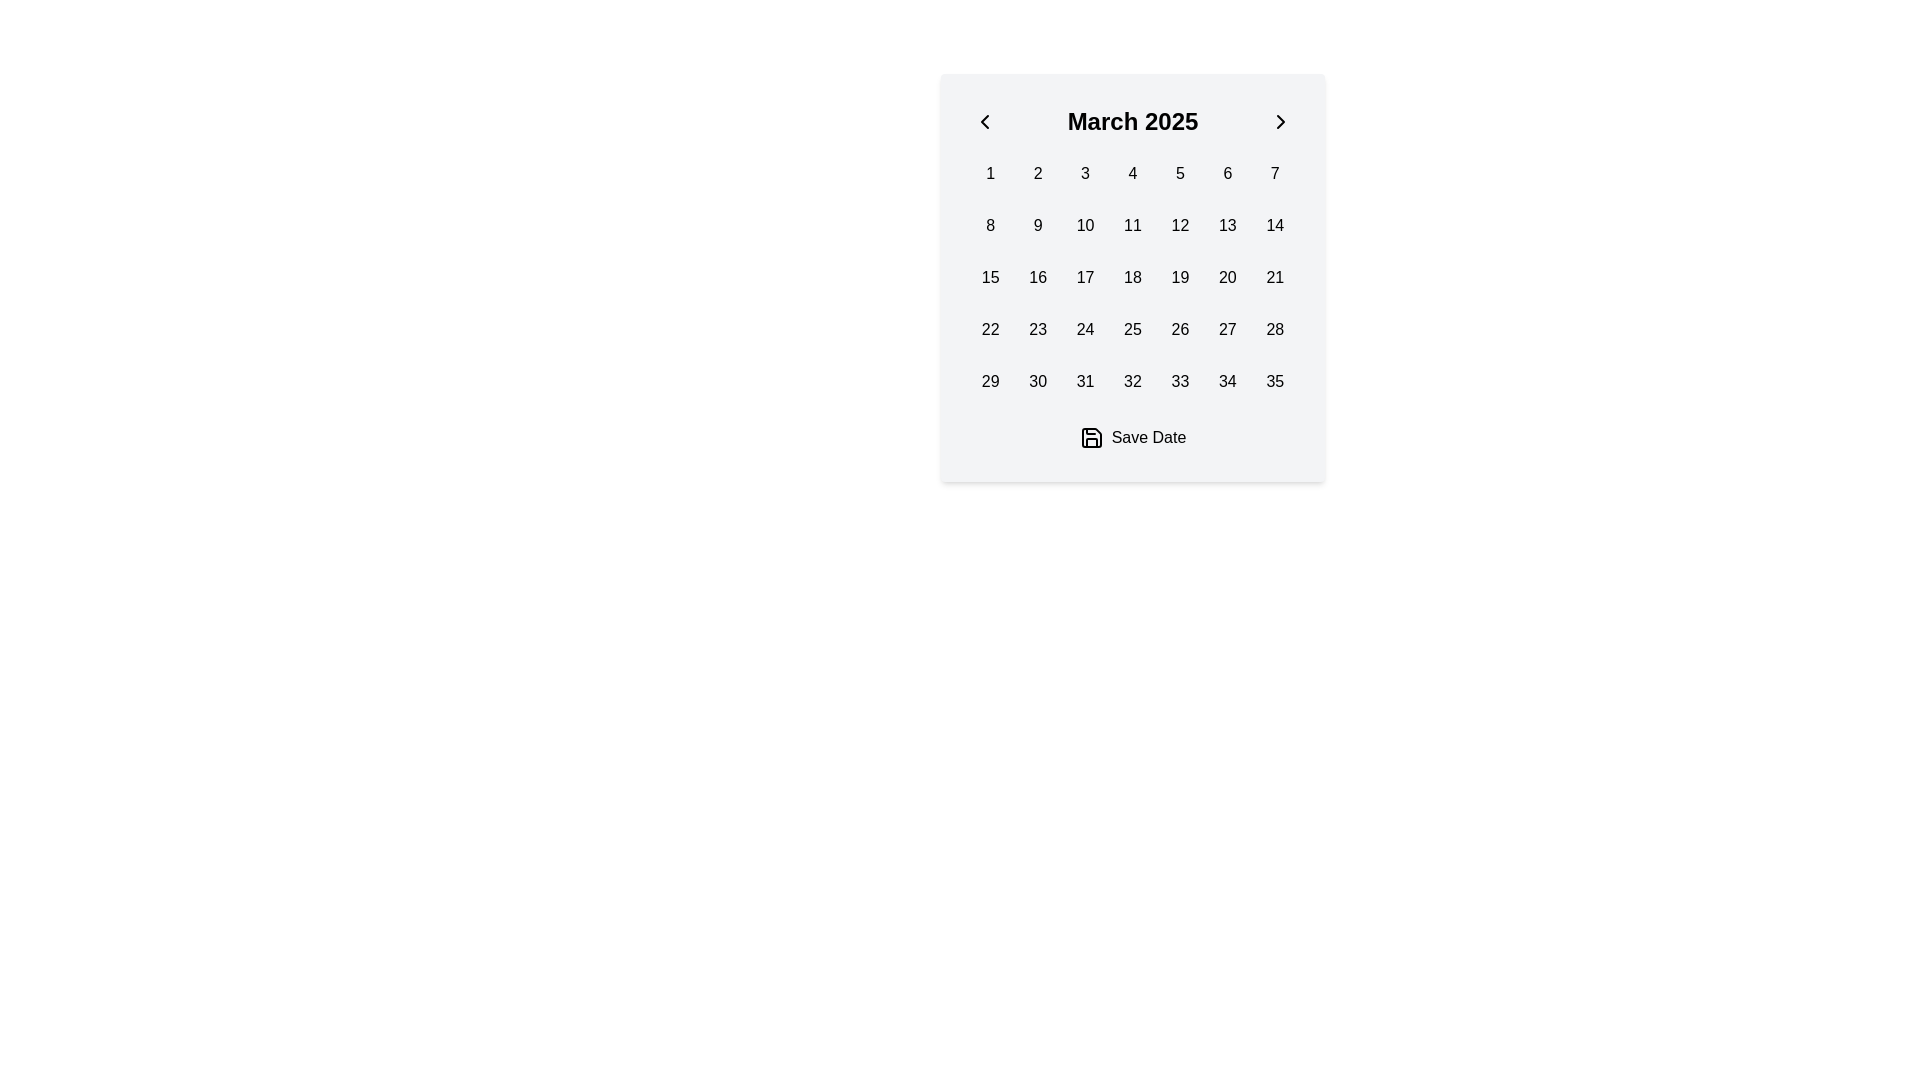 This screenshot has width=1920, height=1080. Describe the element at coordinates (990, 329) in the screenshot. I see `the square-shaped button containing the text '22'` at that location.